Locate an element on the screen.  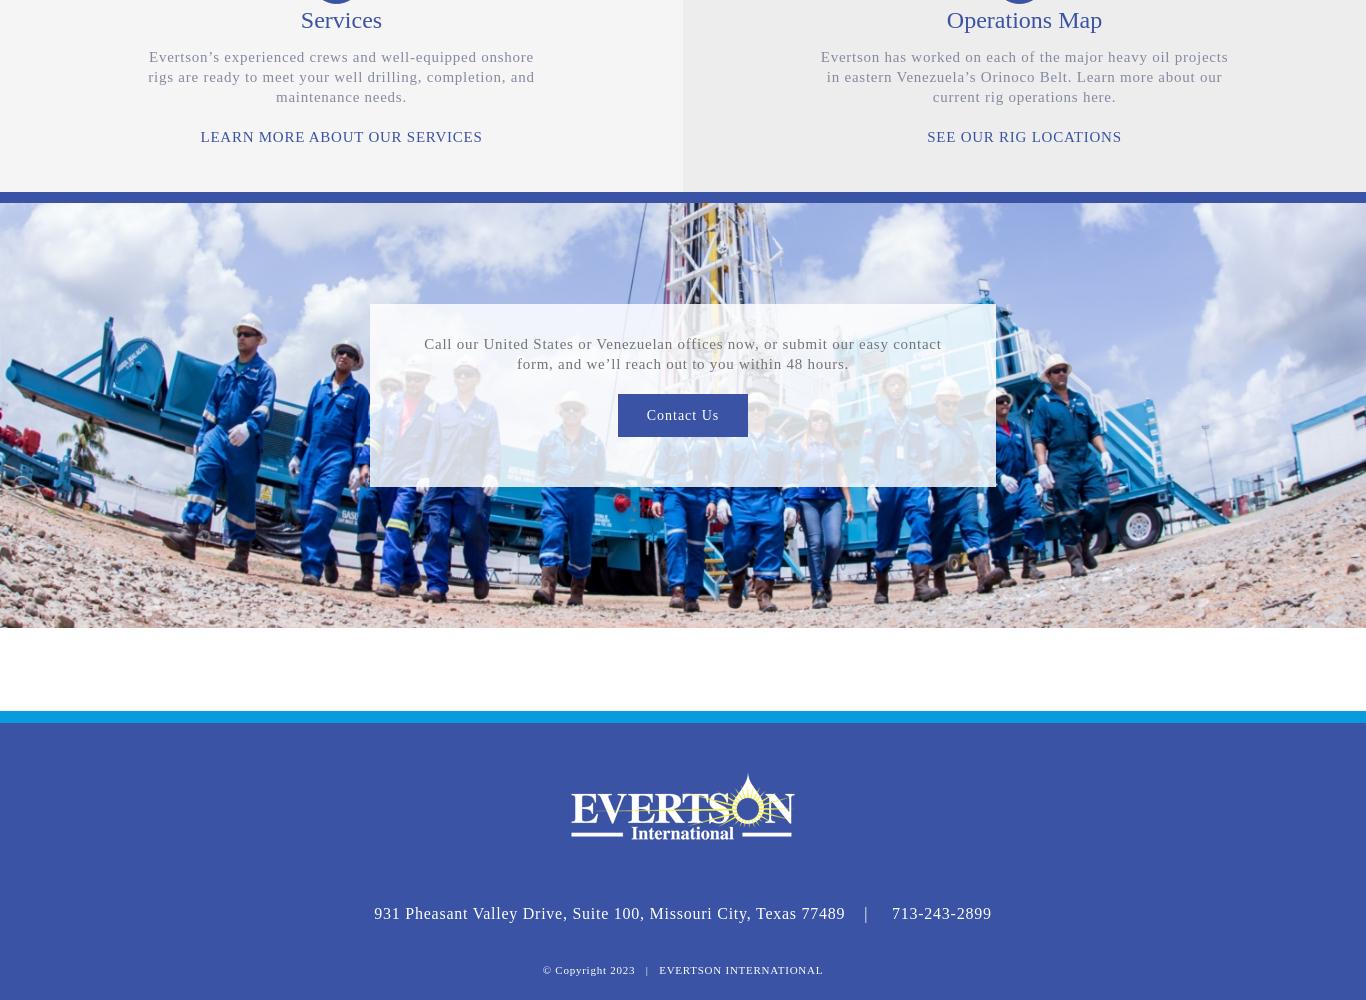
'© Copyright' is located at coordinates (575, 969).